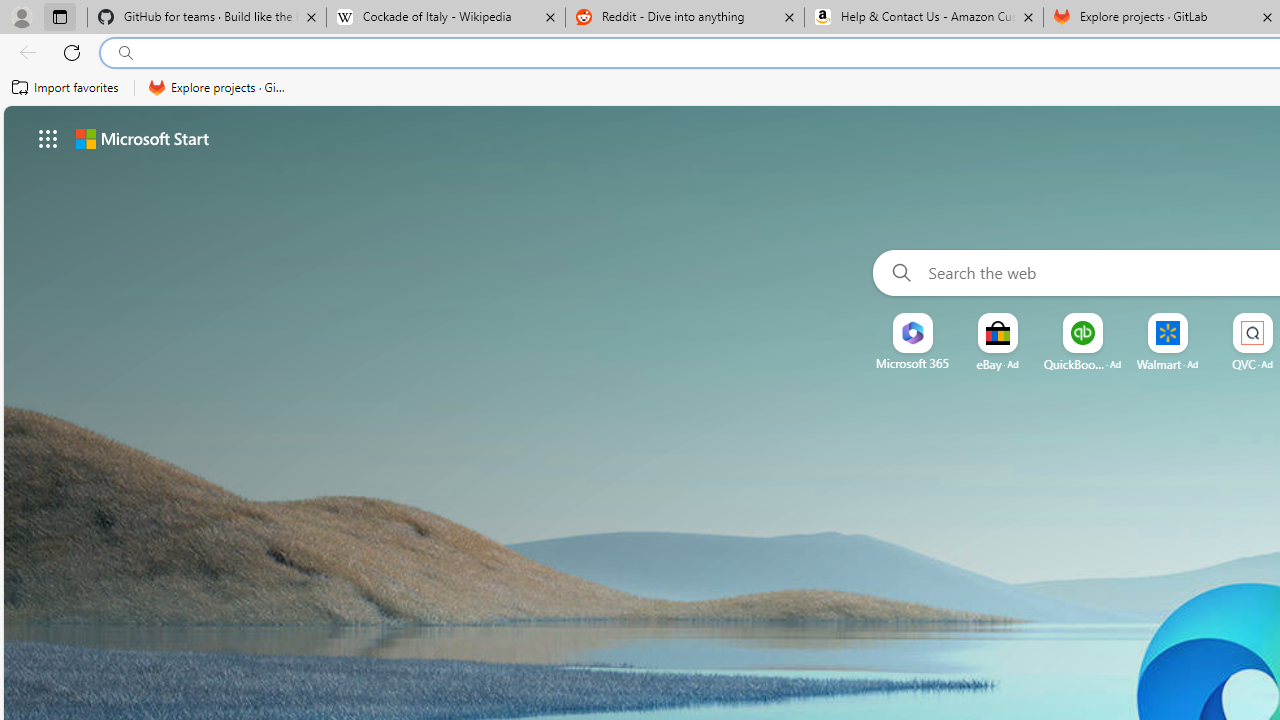  Describe the element at coordinates (65, 87) in the screenshot. I see `'Import favorites'` at that location.